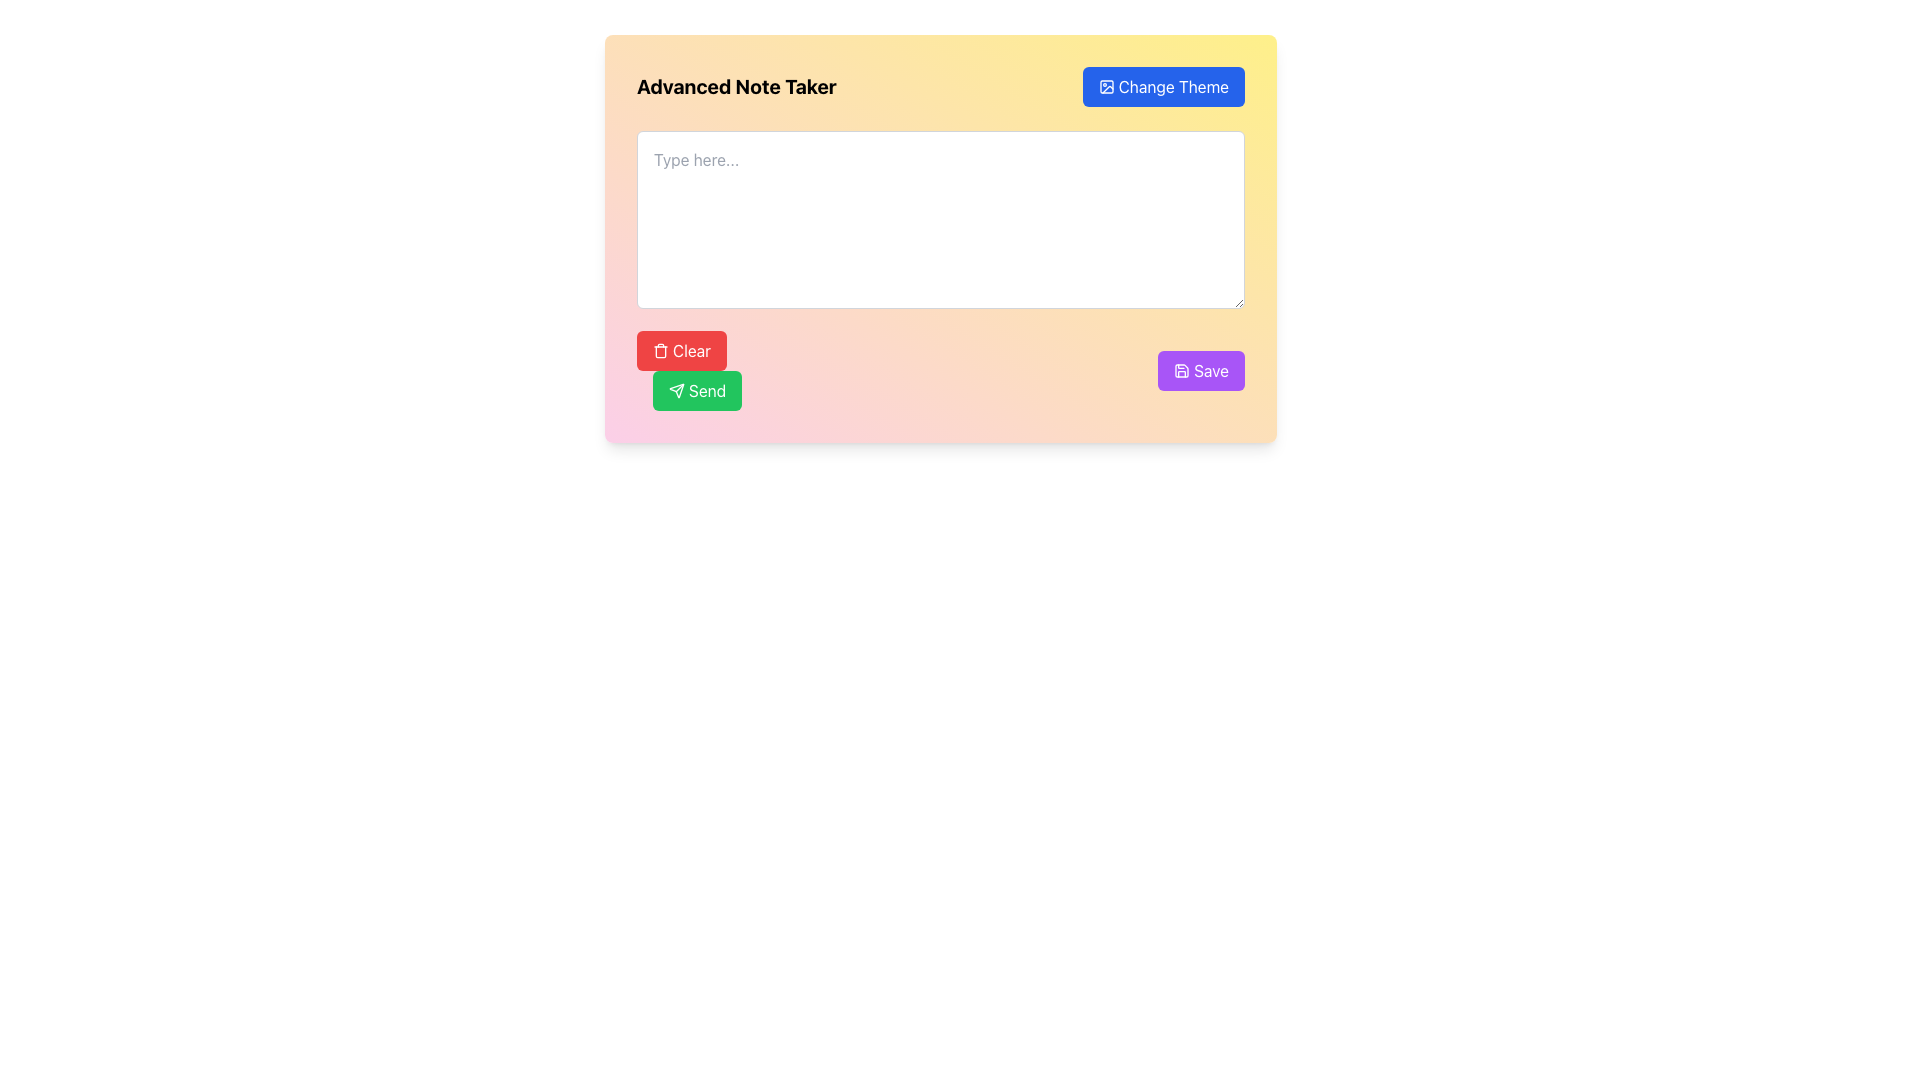  Describe the element at coordinates (676, 390) in the screenshot. I see `the triangular SVG icon resembling an upward-pointing arrow located within the green 'Send' button` at that location.